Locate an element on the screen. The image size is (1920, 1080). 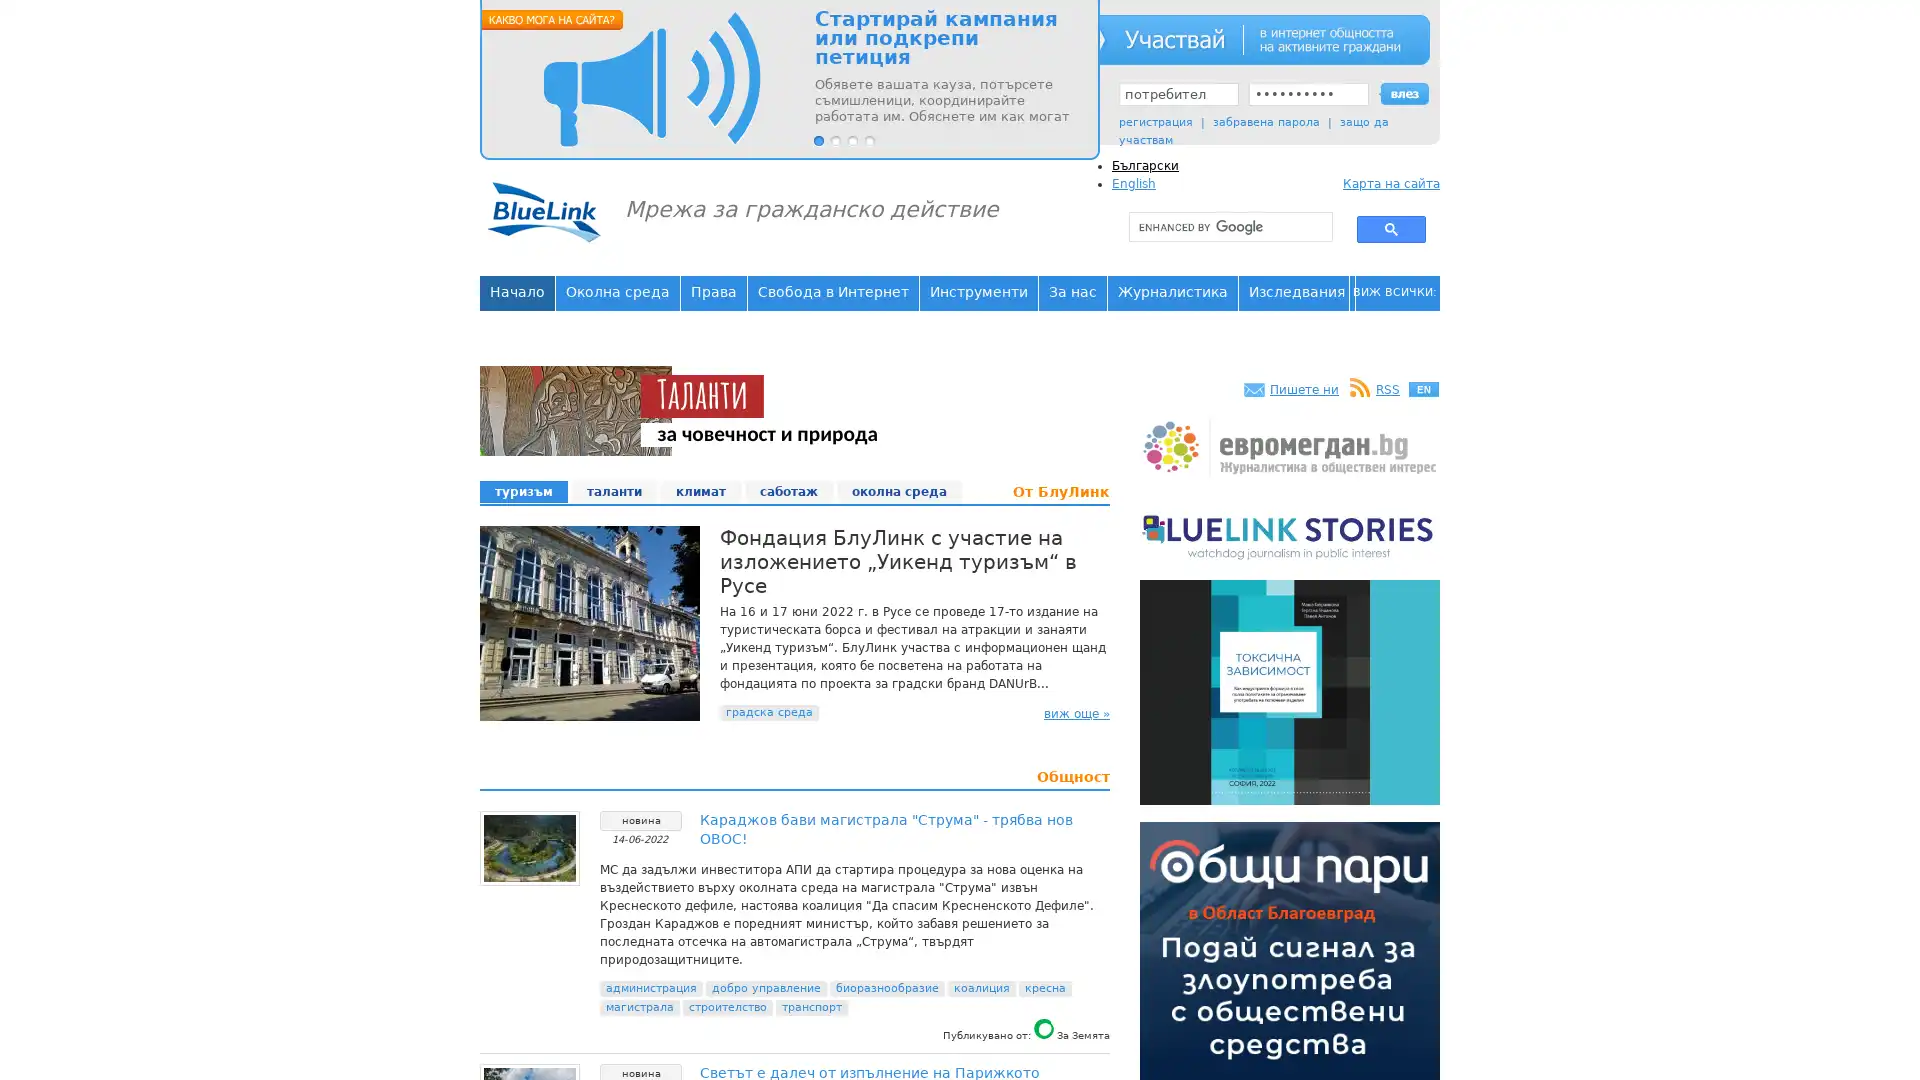
search is located at coordinates (1390, 228).